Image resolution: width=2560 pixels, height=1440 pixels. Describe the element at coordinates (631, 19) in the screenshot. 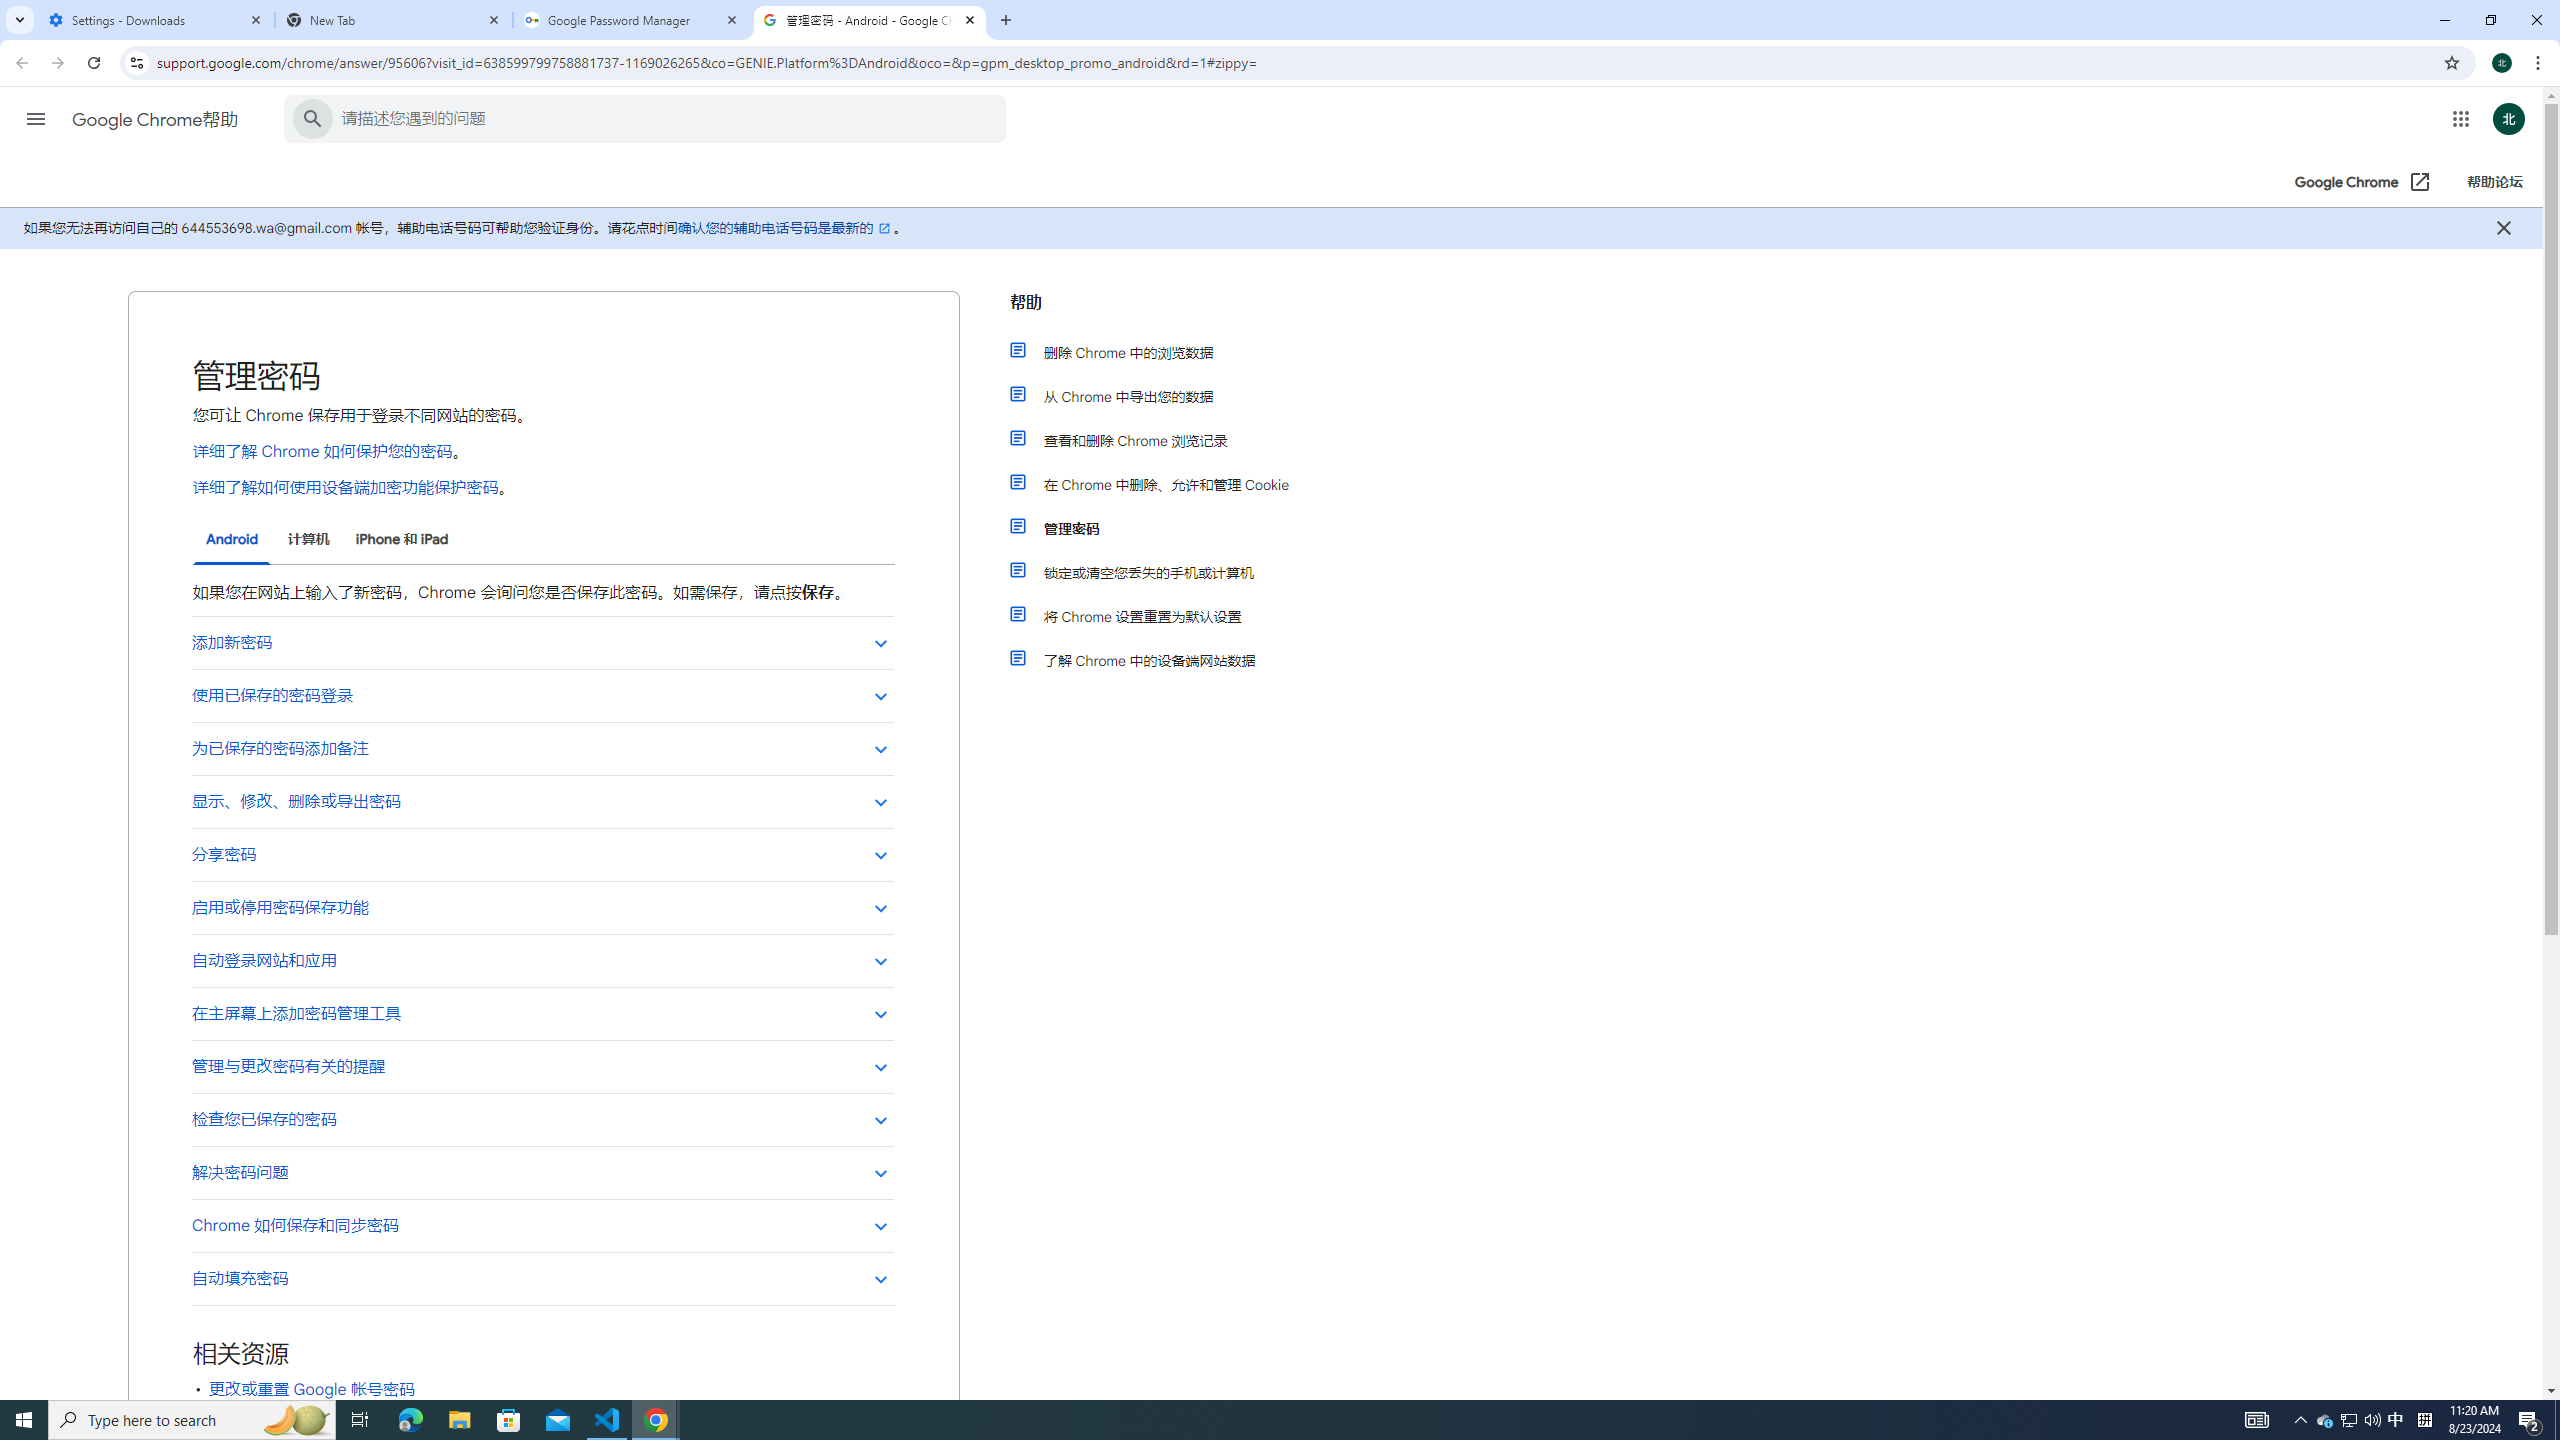

I see `'Google Password Manager'` at that location.